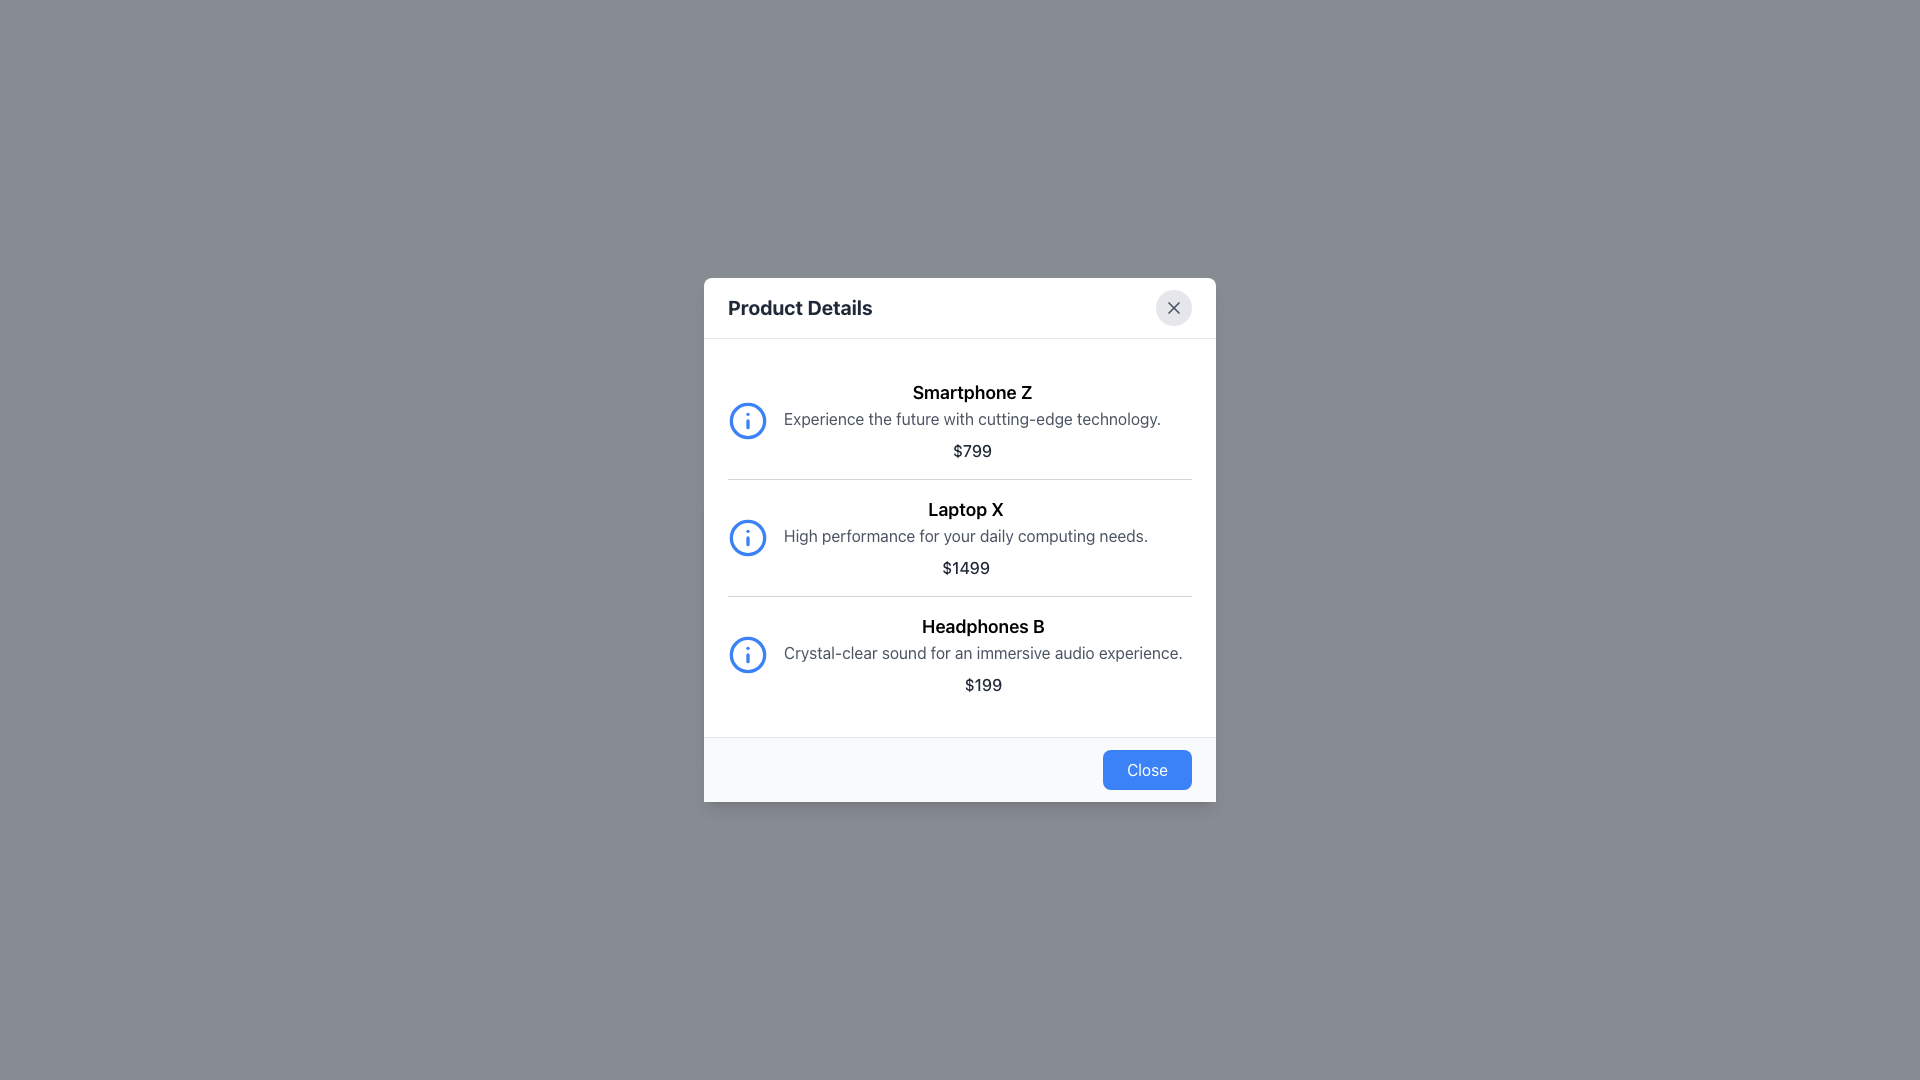 The height and width of the screenshot is (1080, 1920). I want to click on the bold text 'Smartphone Z' located at the top of the item description section in the modal window, so click(972, 393).